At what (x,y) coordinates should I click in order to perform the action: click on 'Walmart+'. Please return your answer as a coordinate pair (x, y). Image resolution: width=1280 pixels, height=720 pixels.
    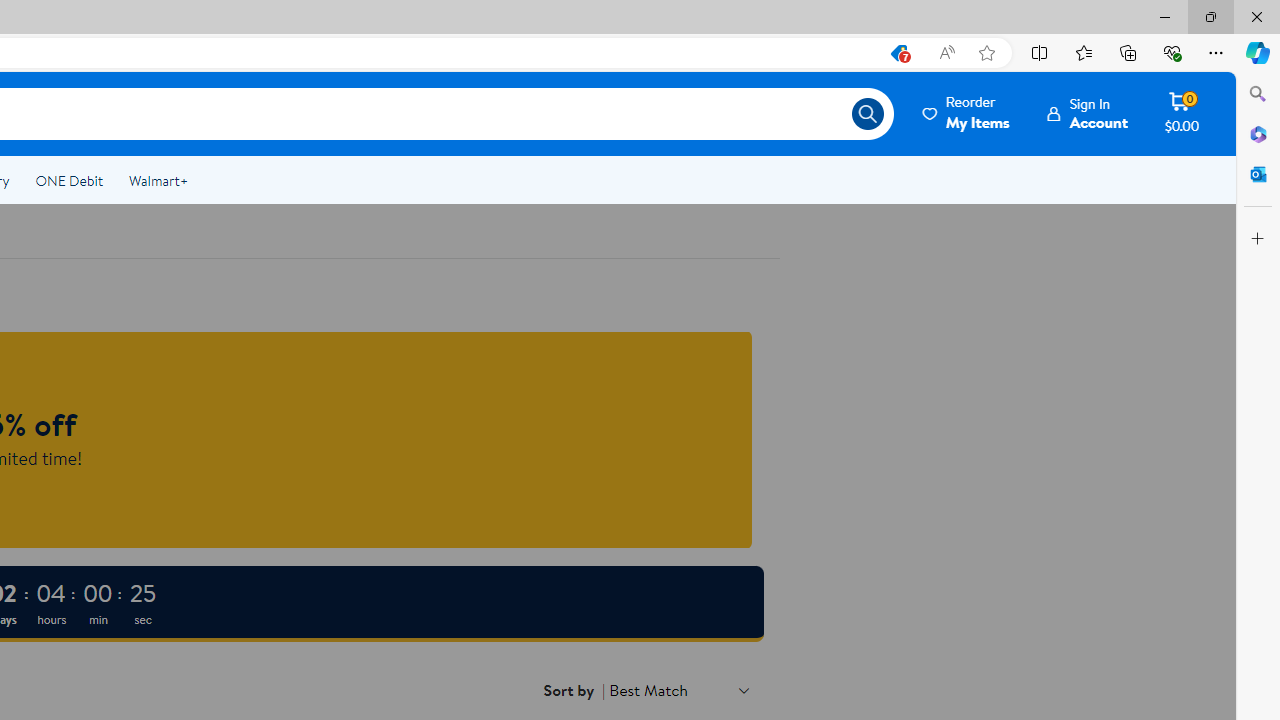
    Looking at the image, I should click on (157, 181).